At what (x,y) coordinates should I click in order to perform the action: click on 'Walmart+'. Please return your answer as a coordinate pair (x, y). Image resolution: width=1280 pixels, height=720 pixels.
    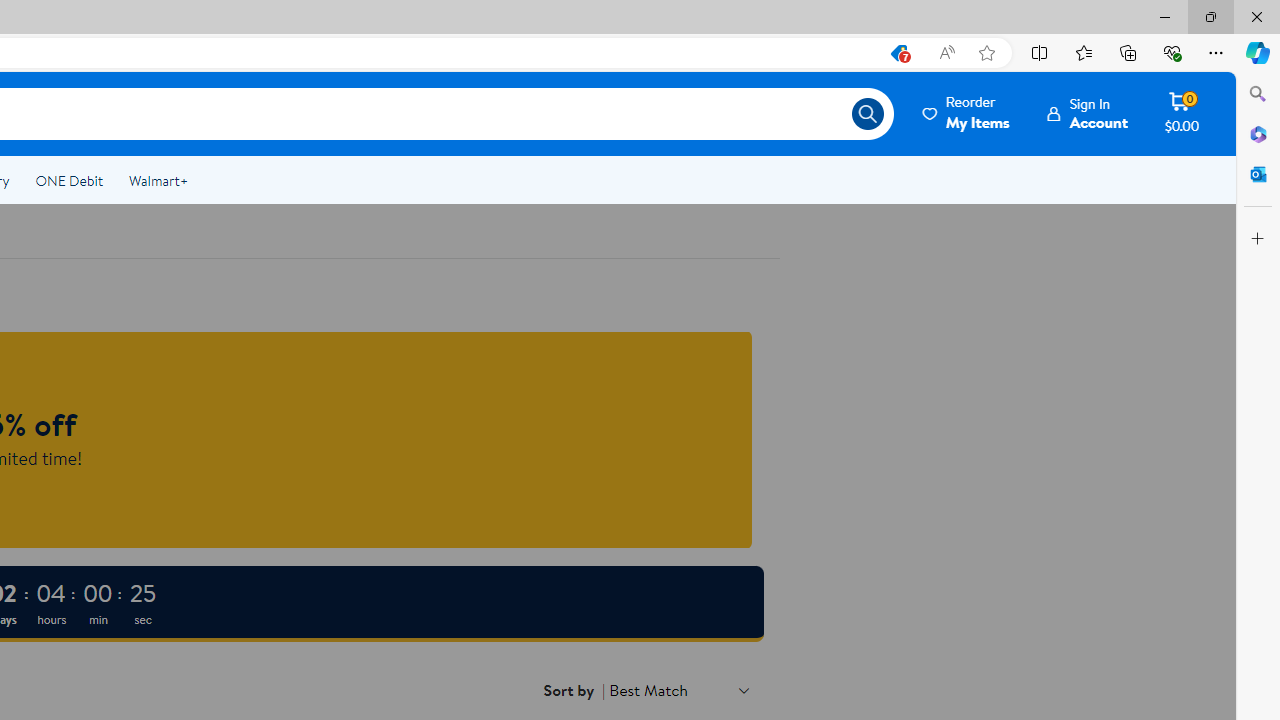
    Looking at the image, I should click on (157, 181).